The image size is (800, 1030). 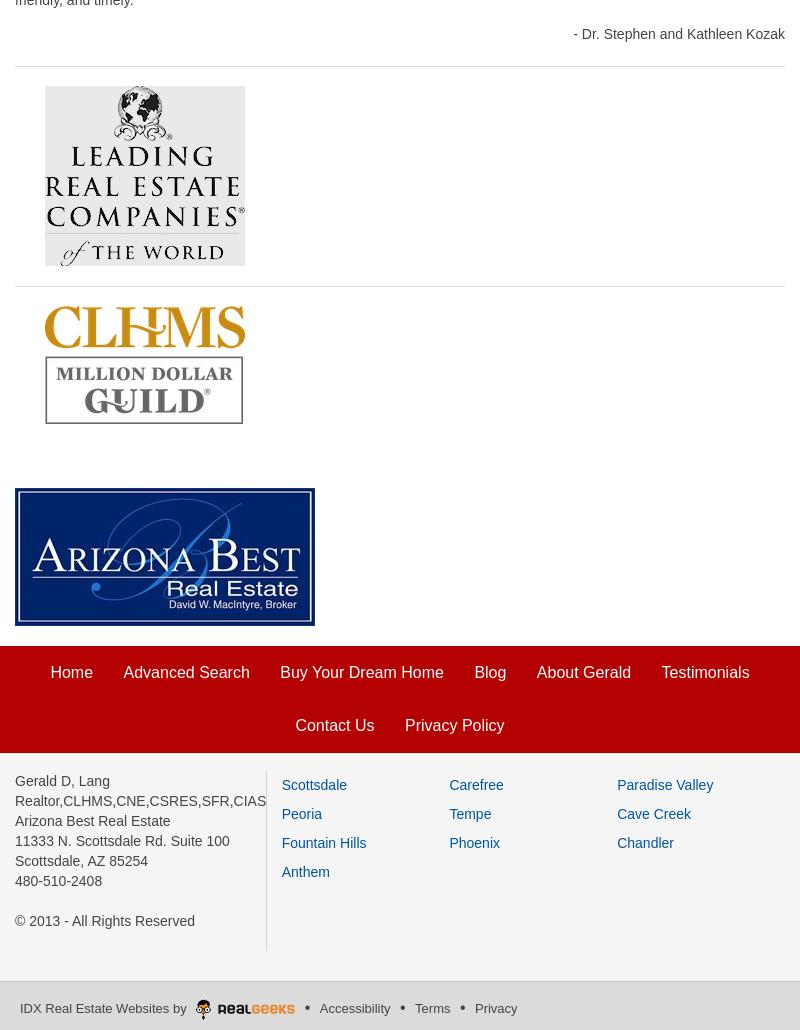 I want to click on 'Realtor,CLHMS,CNE,CSRES,SFR,CIAS', so click(x=140, y=799).